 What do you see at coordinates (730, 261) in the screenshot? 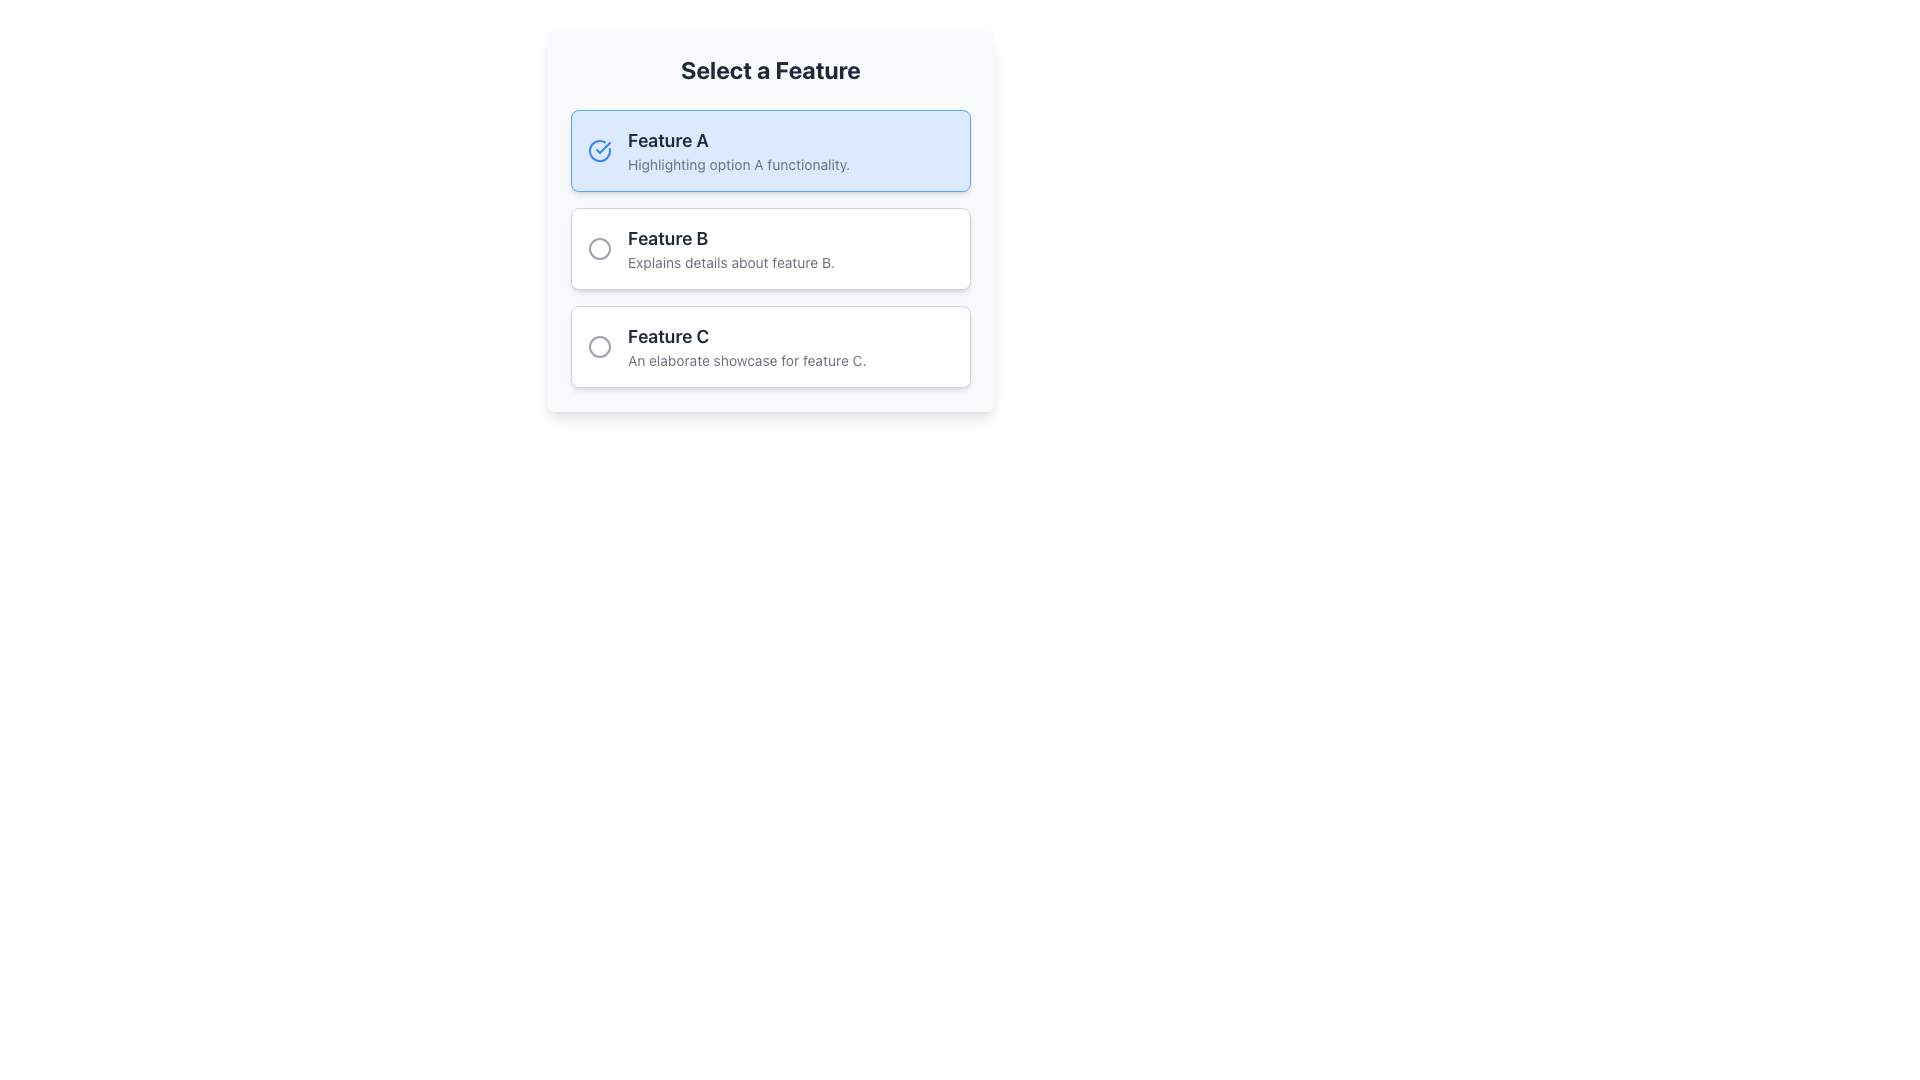
I see `the descriptive text located directly beneath the title 'Feature B' in the second selectable card to trigger any available tooltip` at bounding box center [730, 261].